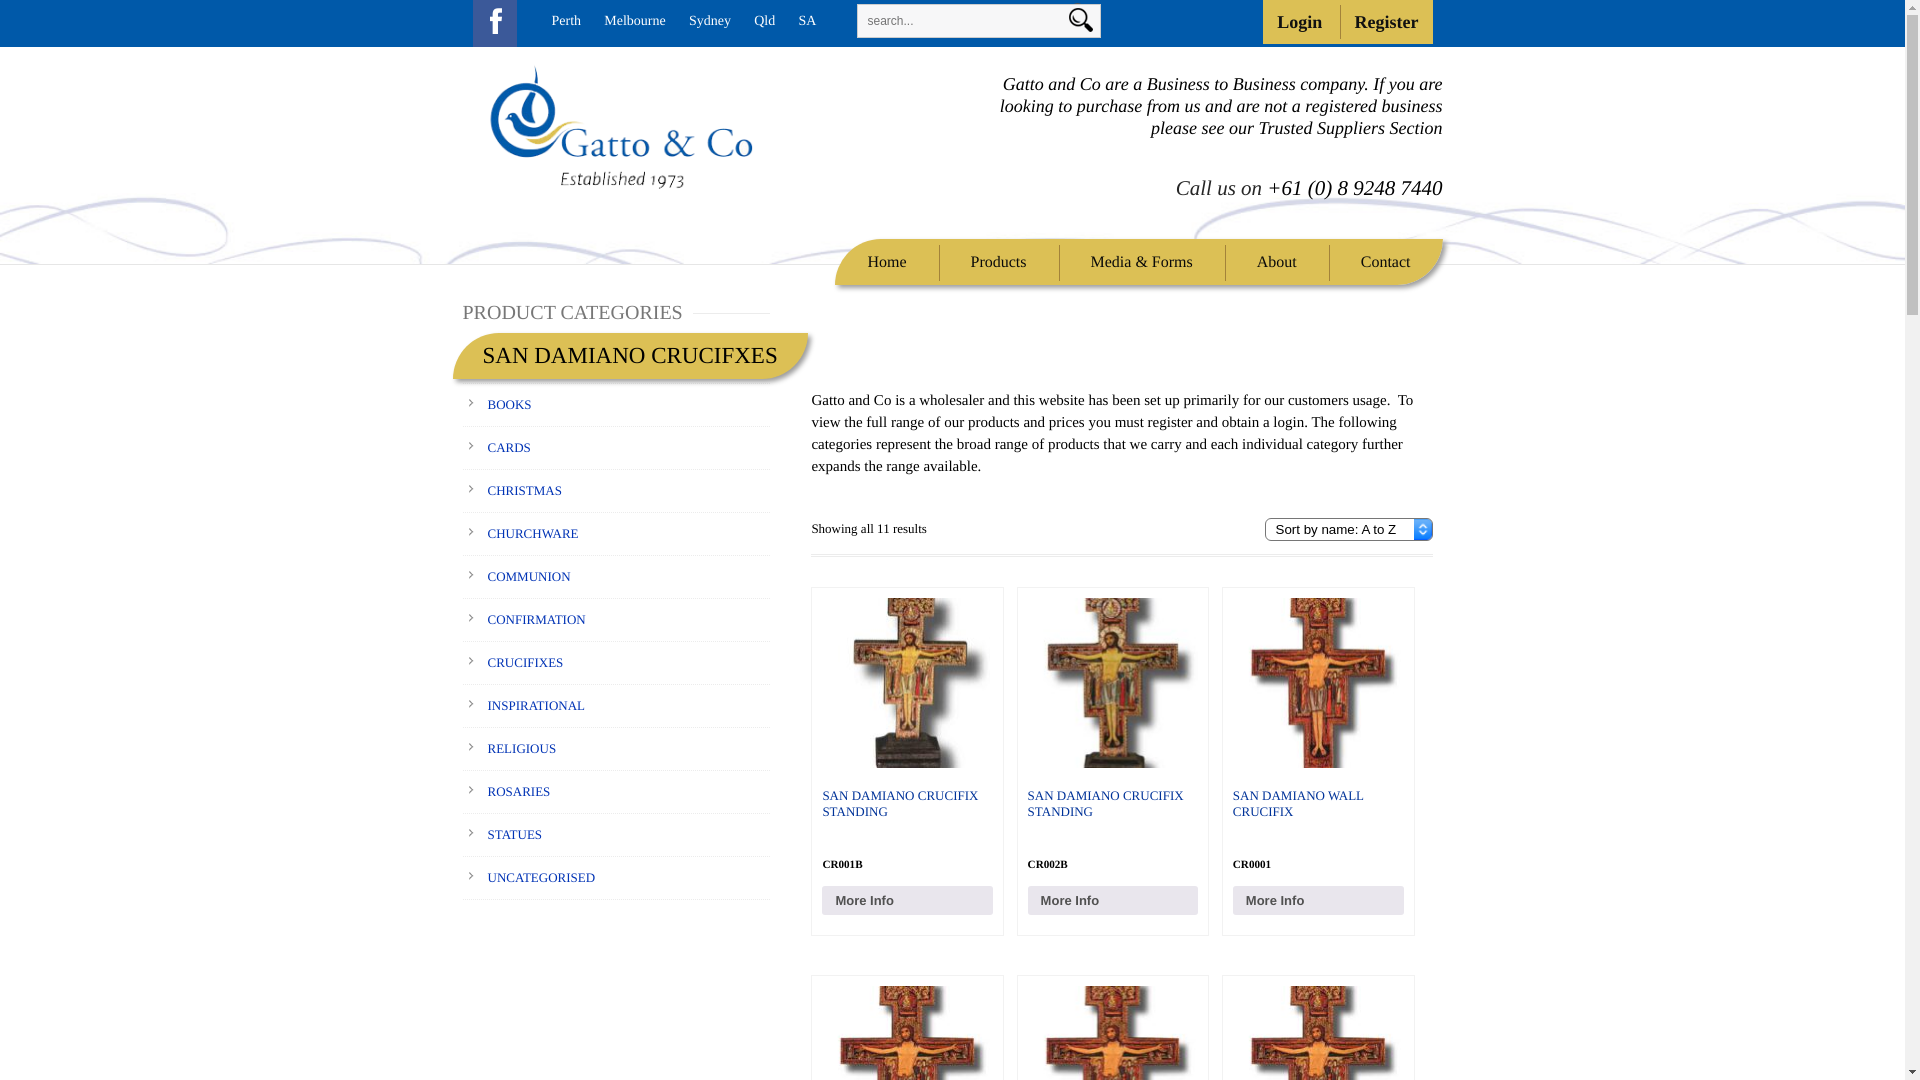 This screenshot has width=1920, height=1080. Describe the element at coordinates (1112, 737) in the screenshot. I see `'SAN DAMIANO CRUCIFIX STANDING` at that location.